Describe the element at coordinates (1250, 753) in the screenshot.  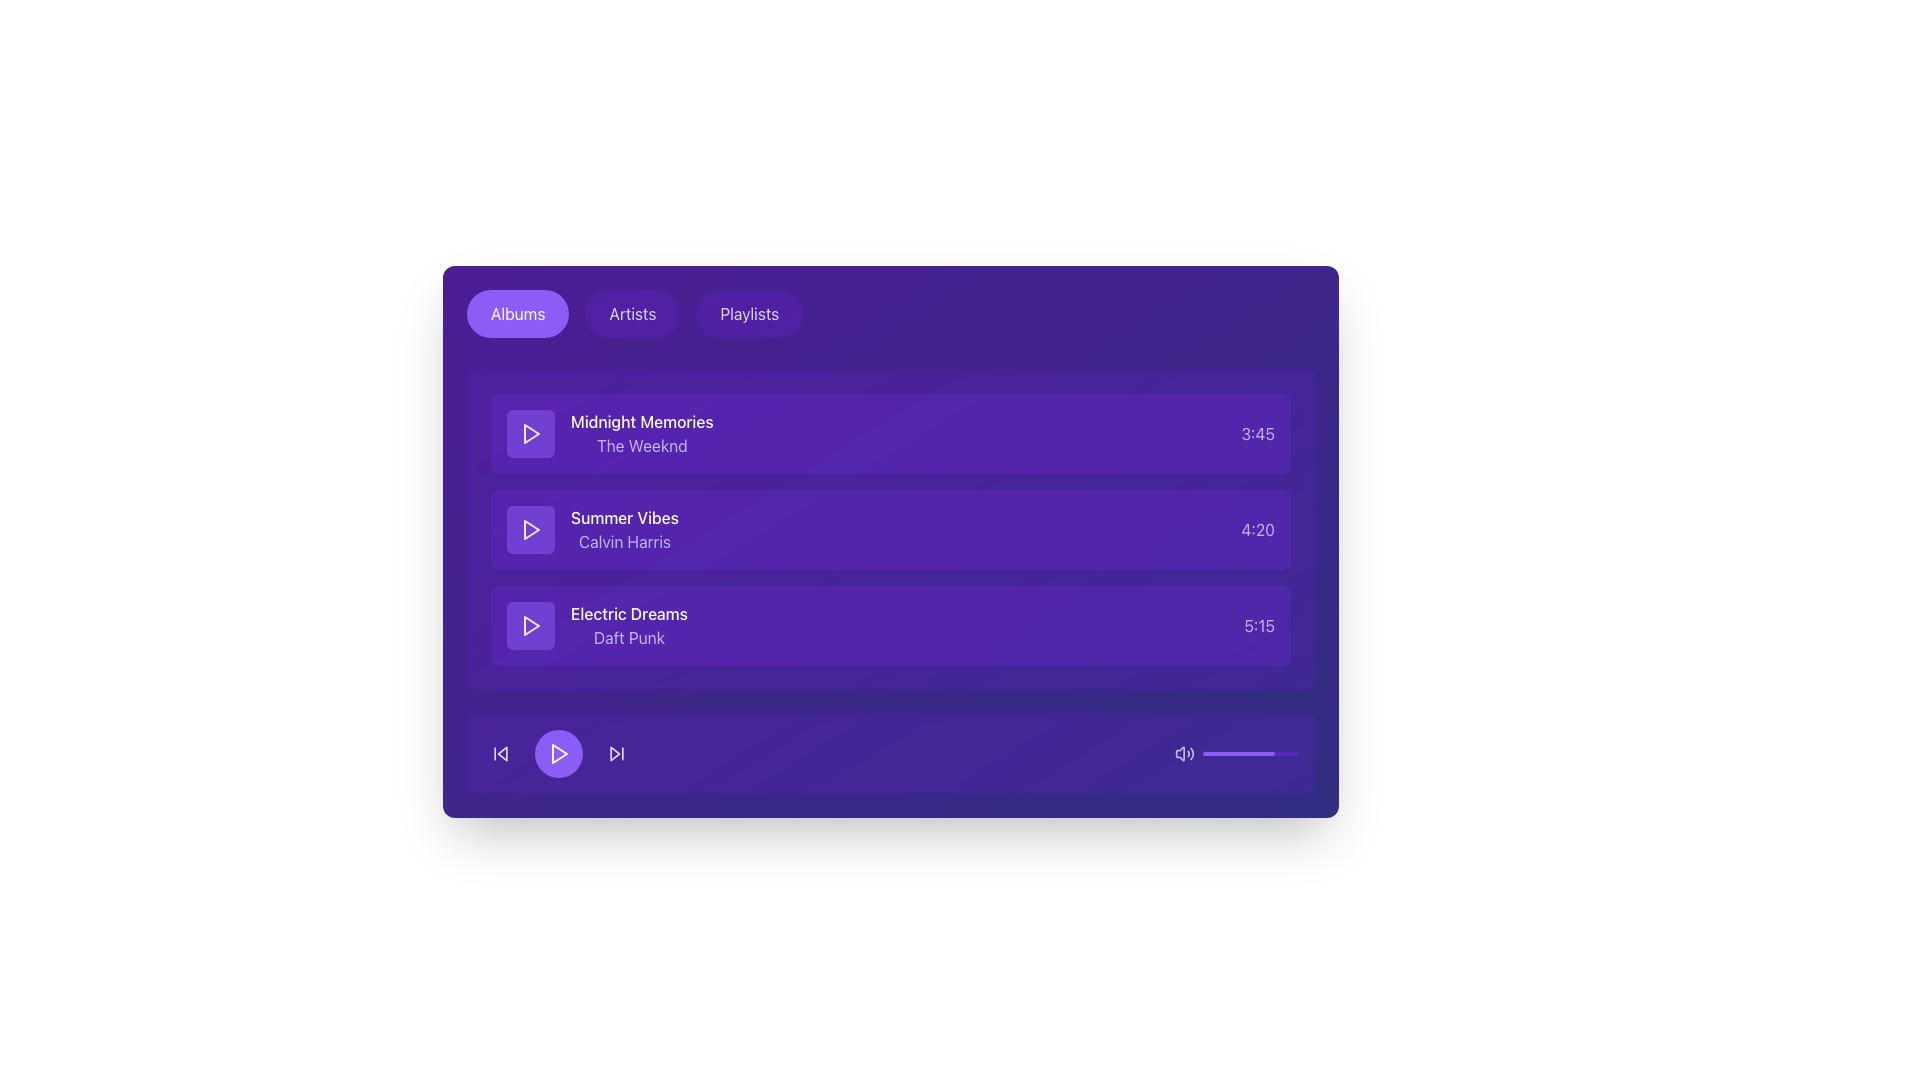
I see `the horizontal progress bar styled with a violet background and rounded edges located at the bottom right of the music player interface to adjust the volume level` at that location.